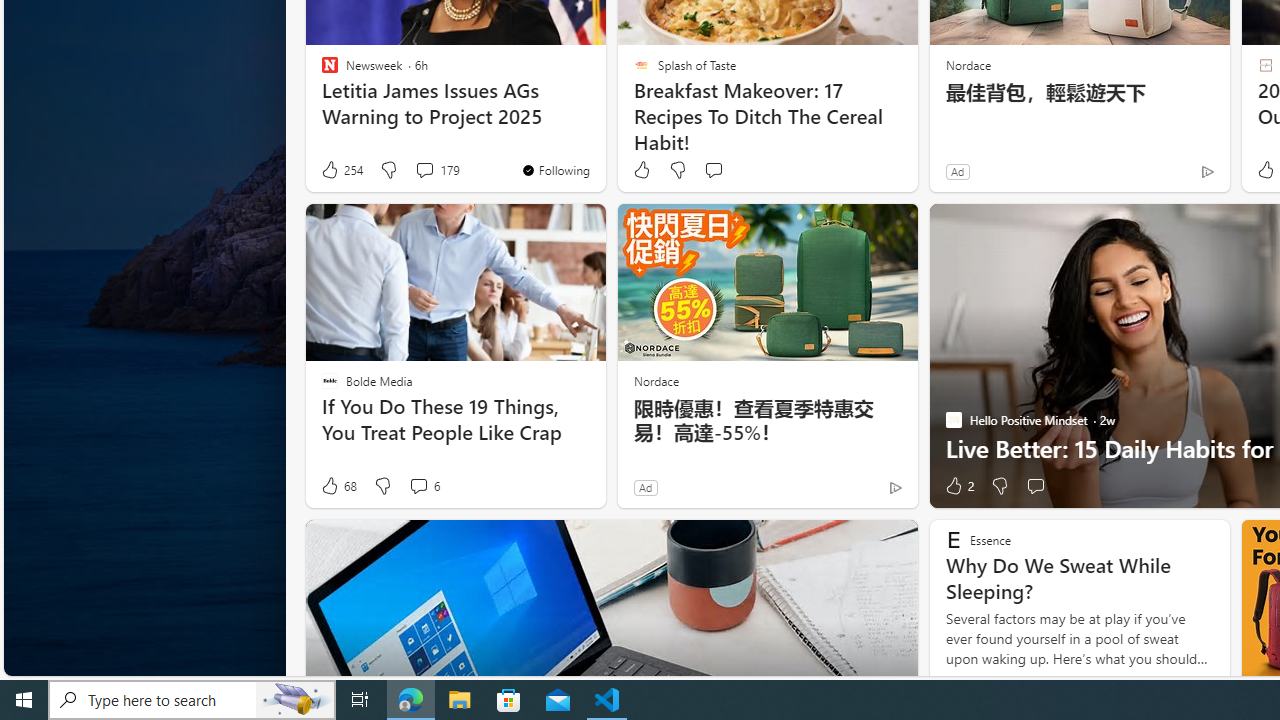  What do you see at coordinates (1035, 486) in the screenshot?
I see `'Start the conversation'` at bounding box center [1035, 486].